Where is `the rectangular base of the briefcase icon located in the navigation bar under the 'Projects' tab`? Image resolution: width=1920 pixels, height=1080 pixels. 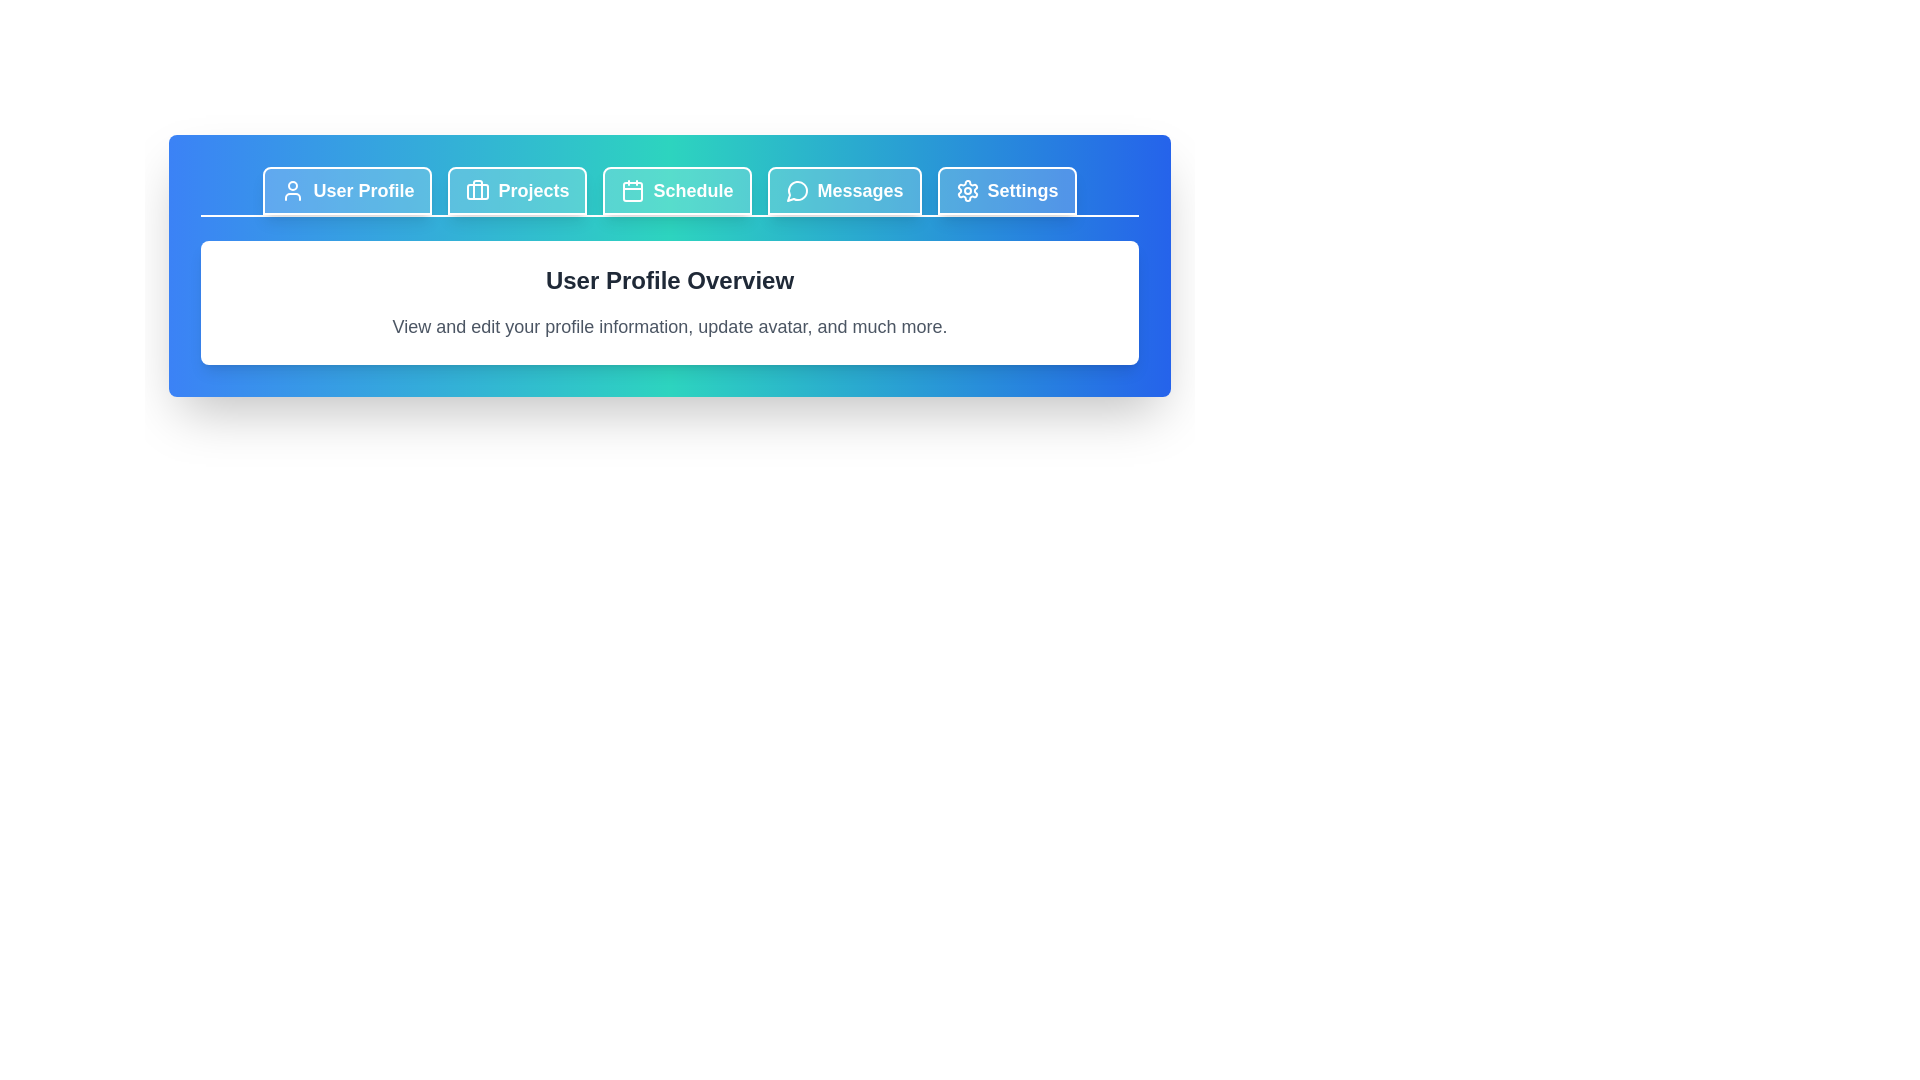
the rectangular base of the briefcase icon located in the navigation bar under the 'Projects' tab is located at coordinates (477, 192).